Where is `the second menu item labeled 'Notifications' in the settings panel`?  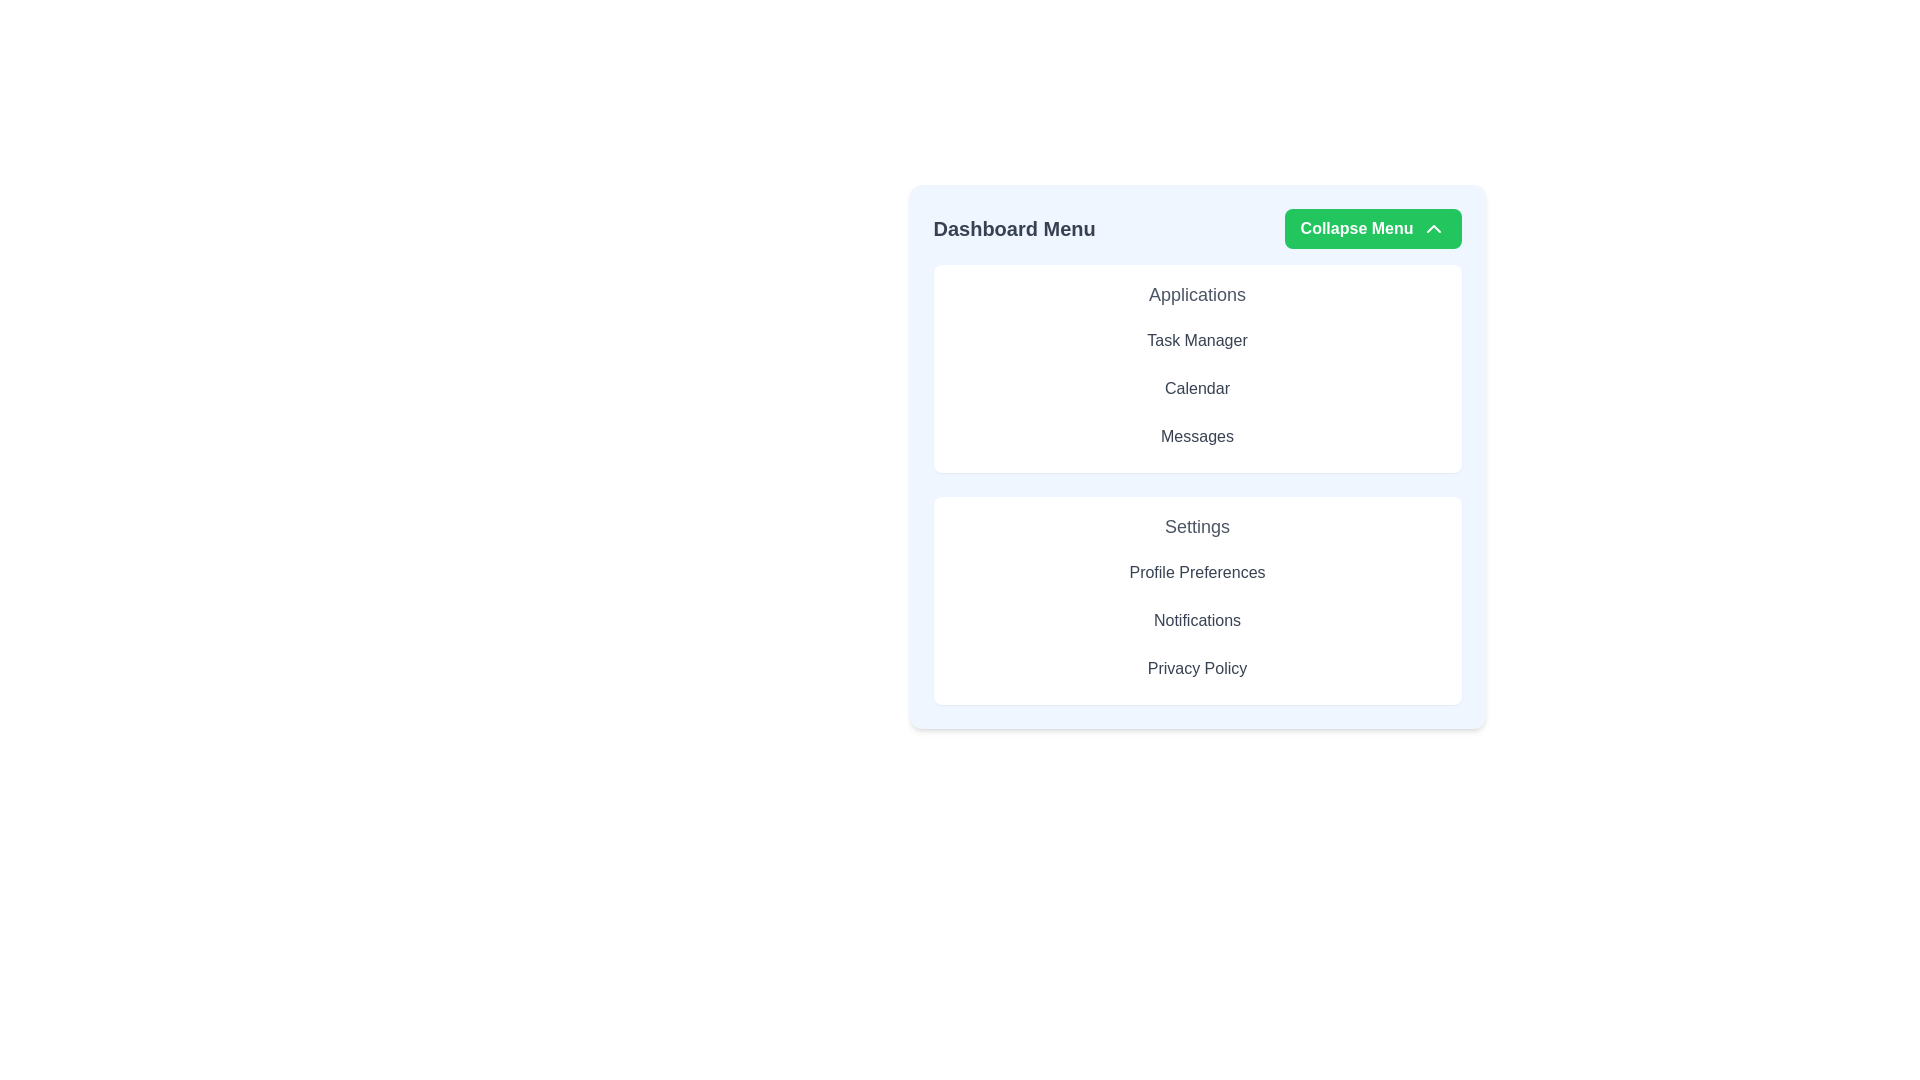 the second menu item labeled 'Notifications' in the settings panel is located at coordinates (1197, 620).